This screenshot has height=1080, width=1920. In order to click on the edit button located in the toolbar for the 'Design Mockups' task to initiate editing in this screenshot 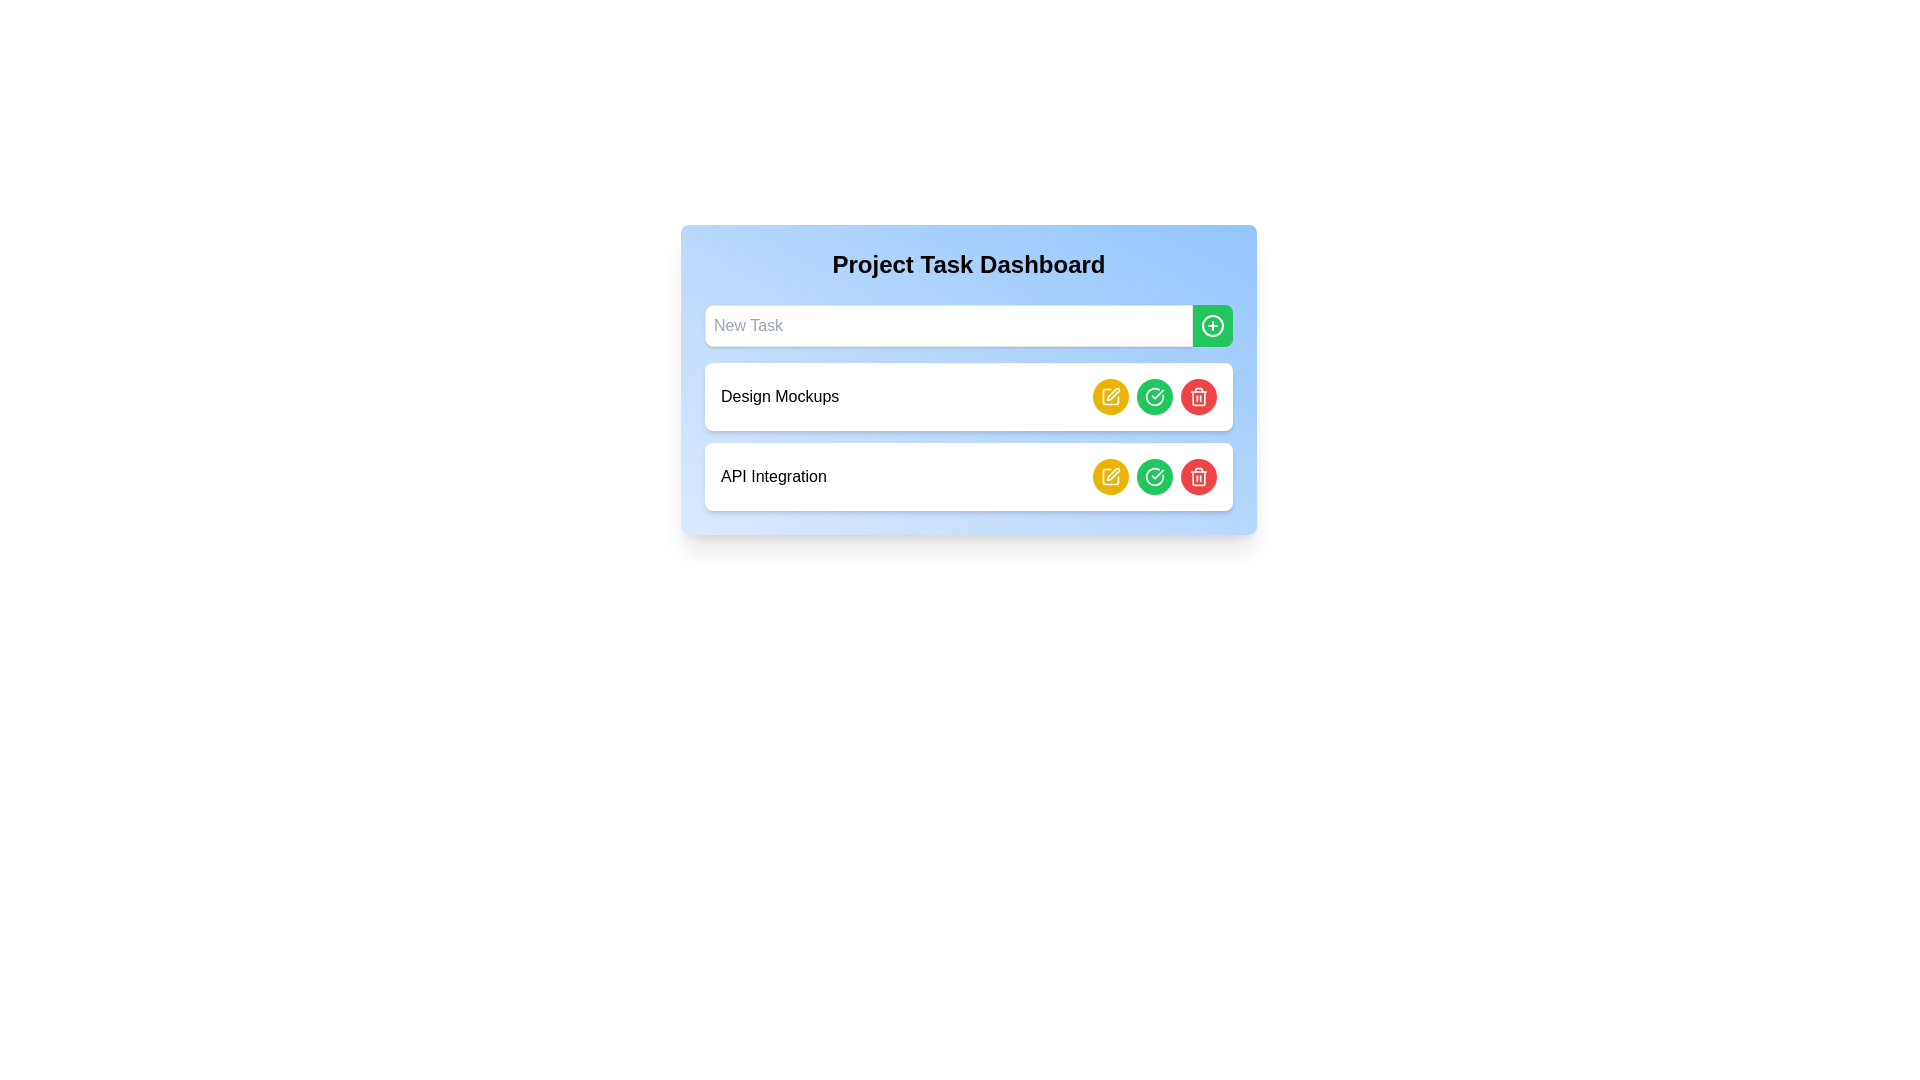, I will do `click(1109, 477)`.